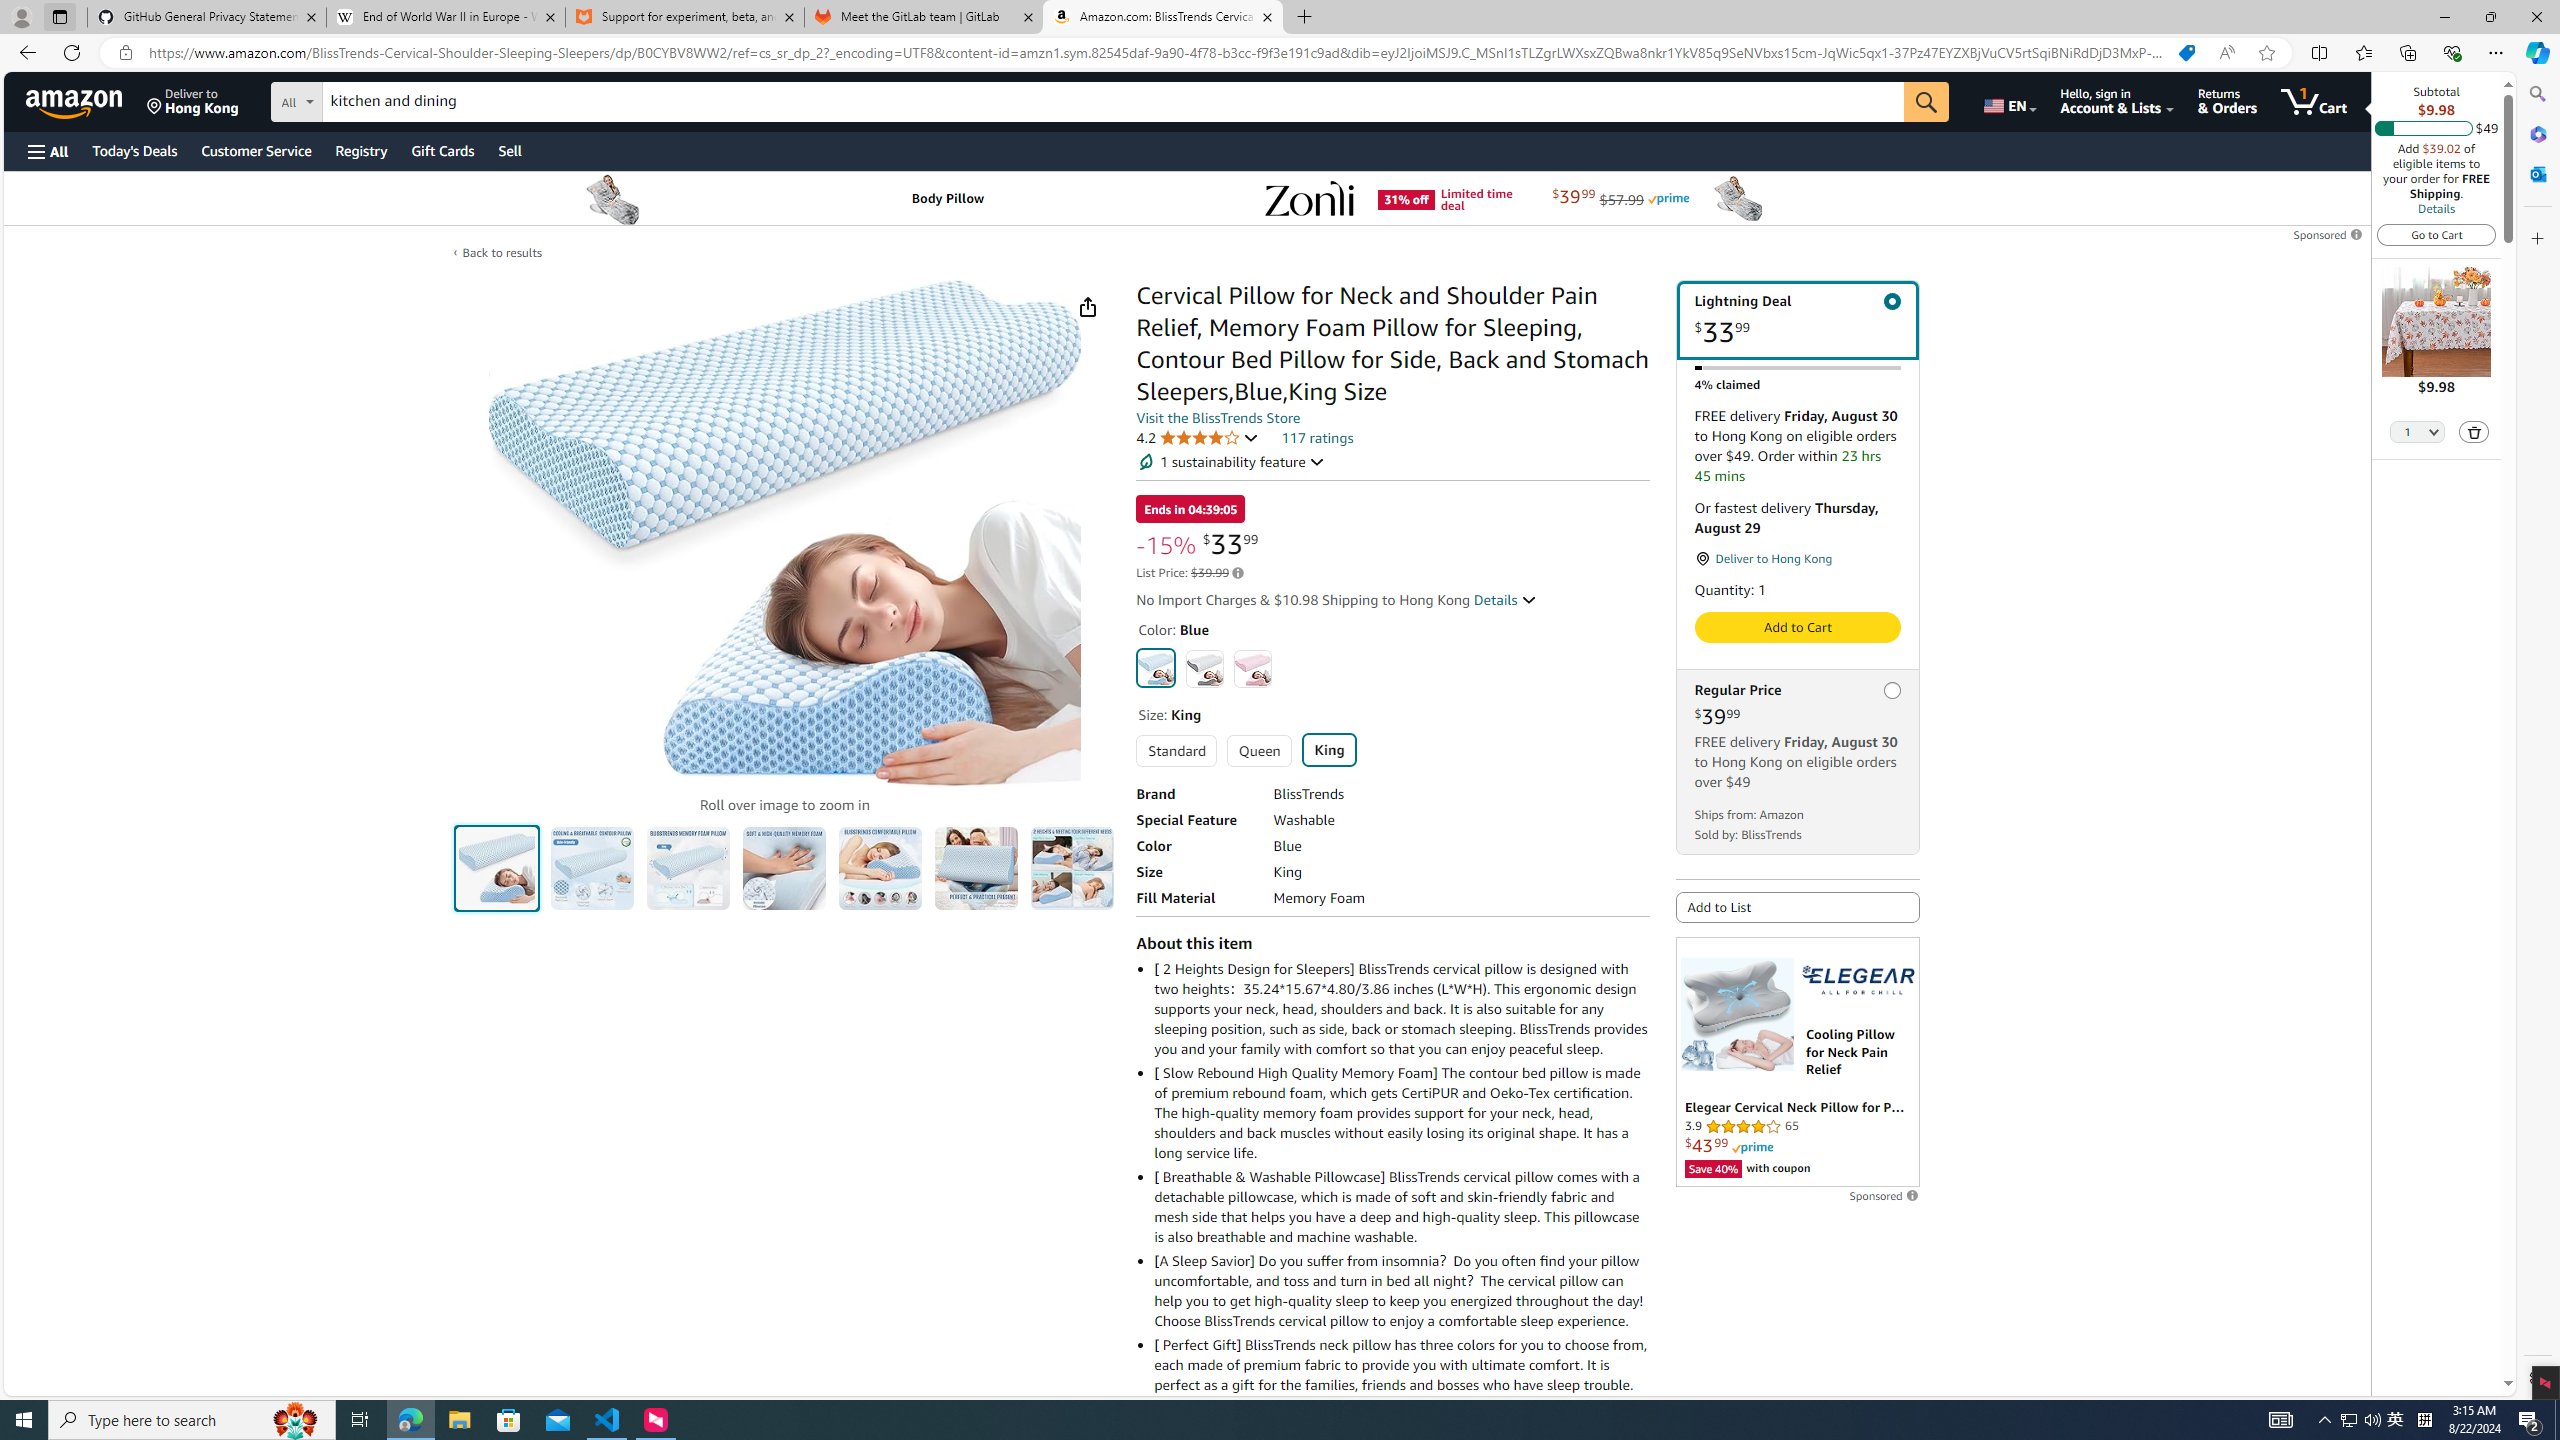  What do you see at coordinates (1797, 627) in the screenshot?
I see `'Add to Cart'` at bounding box center [1797, 627].